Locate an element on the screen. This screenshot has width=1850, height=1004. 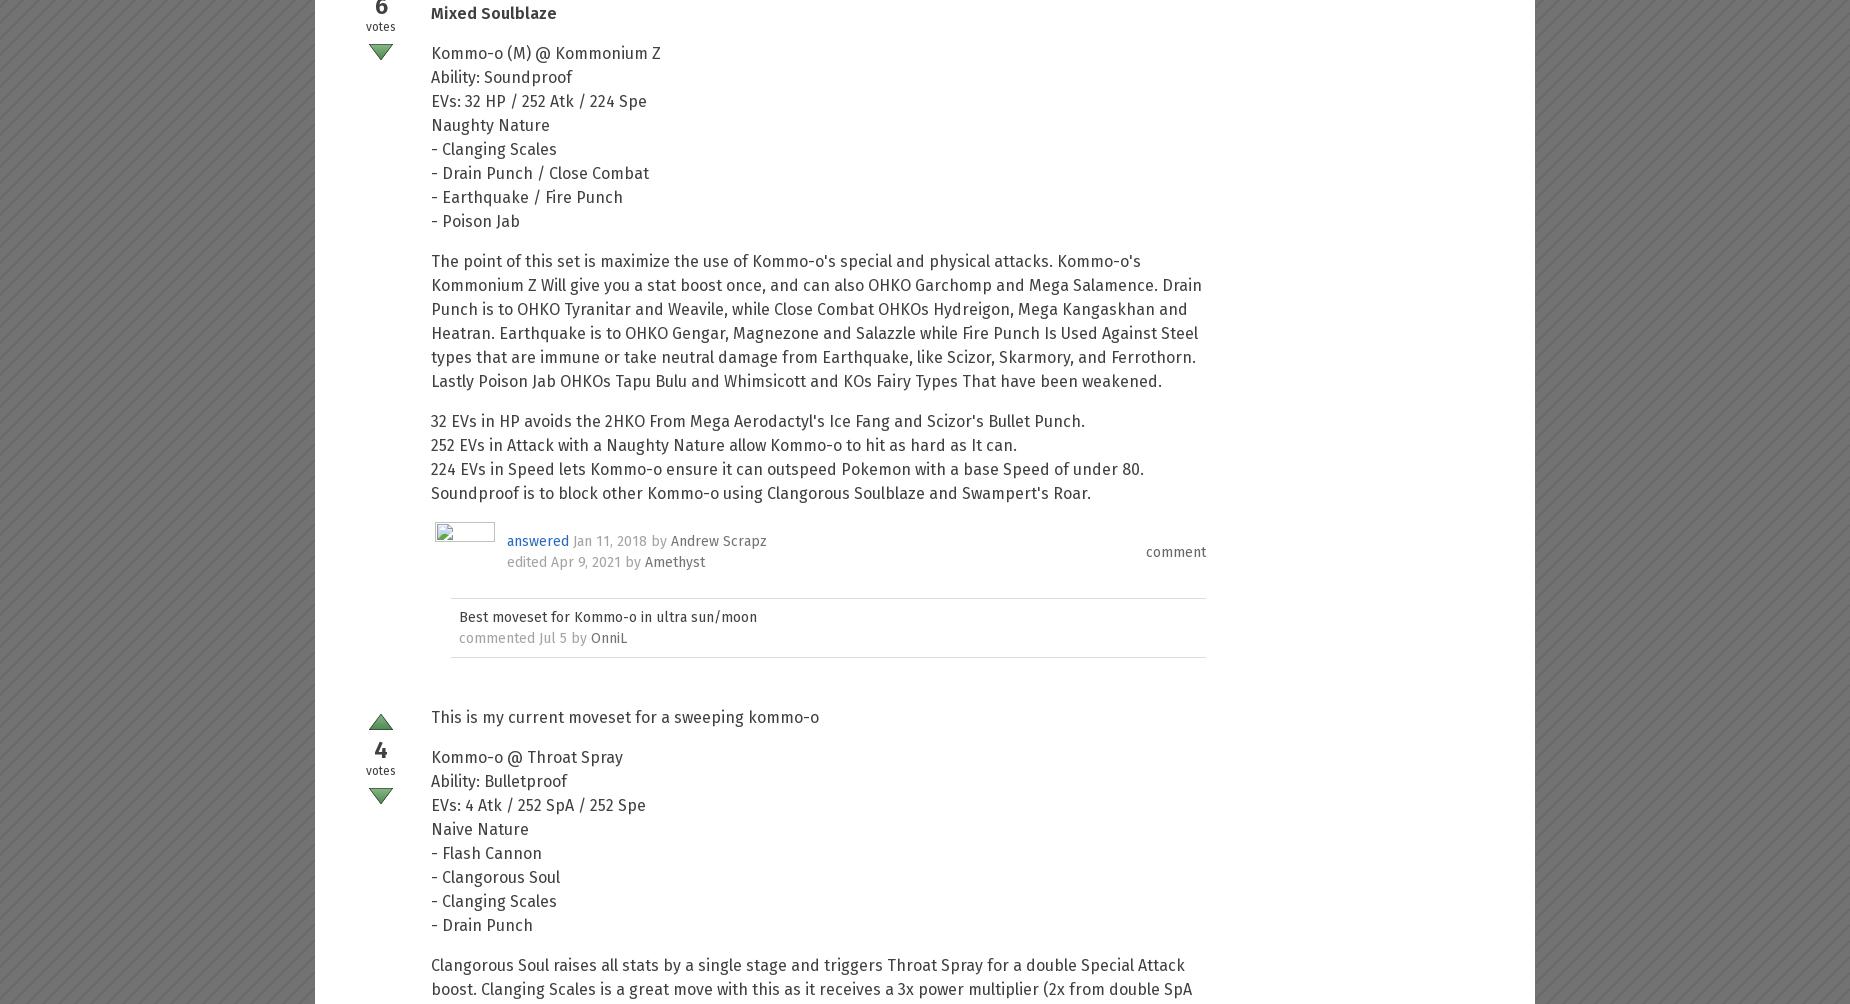
'EVs: 32 HP / 252 Atk / 224 Spe' is located at coordinates (430, 101).